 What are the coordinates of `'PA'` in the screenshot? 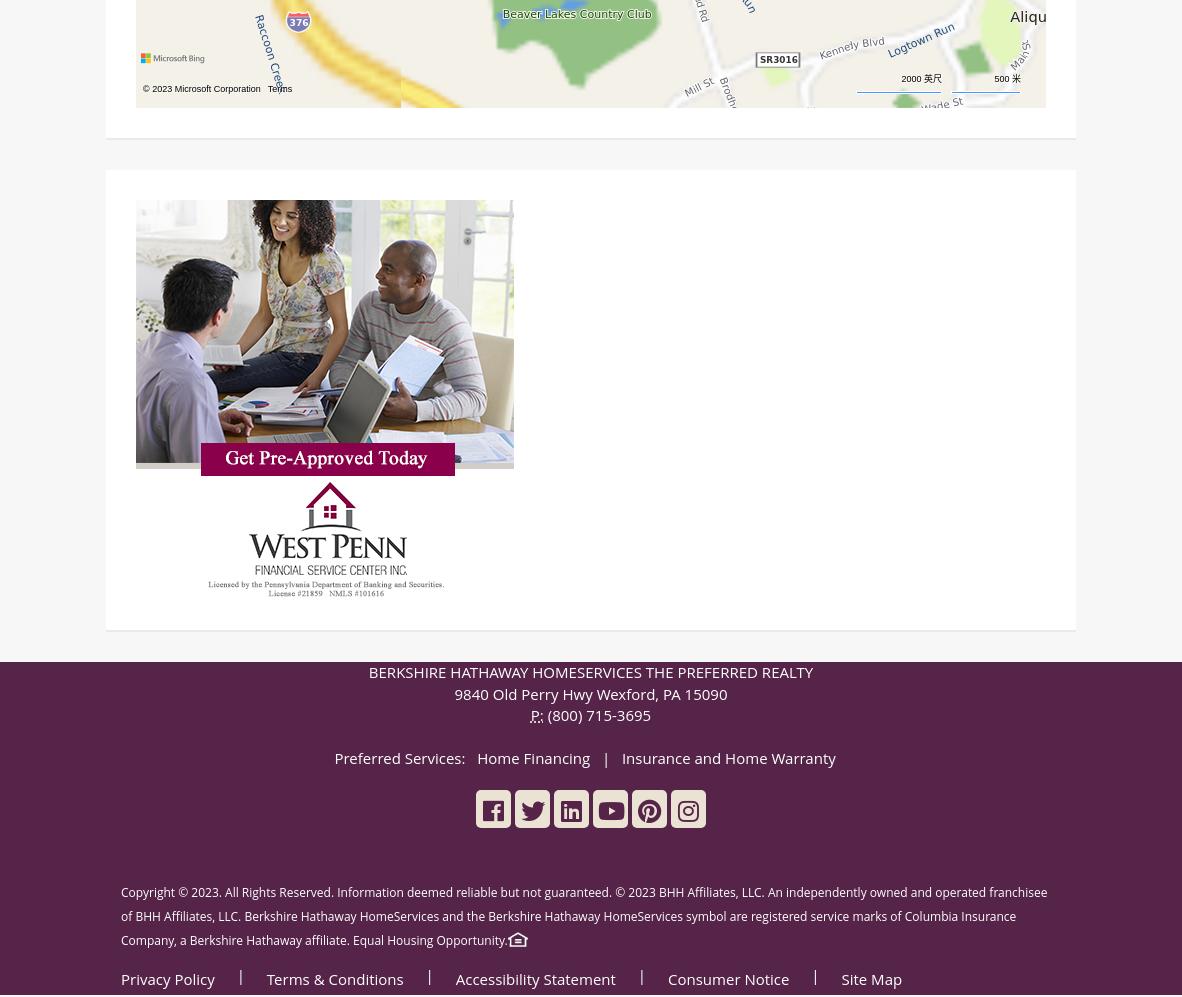 It's located at (670, 695).